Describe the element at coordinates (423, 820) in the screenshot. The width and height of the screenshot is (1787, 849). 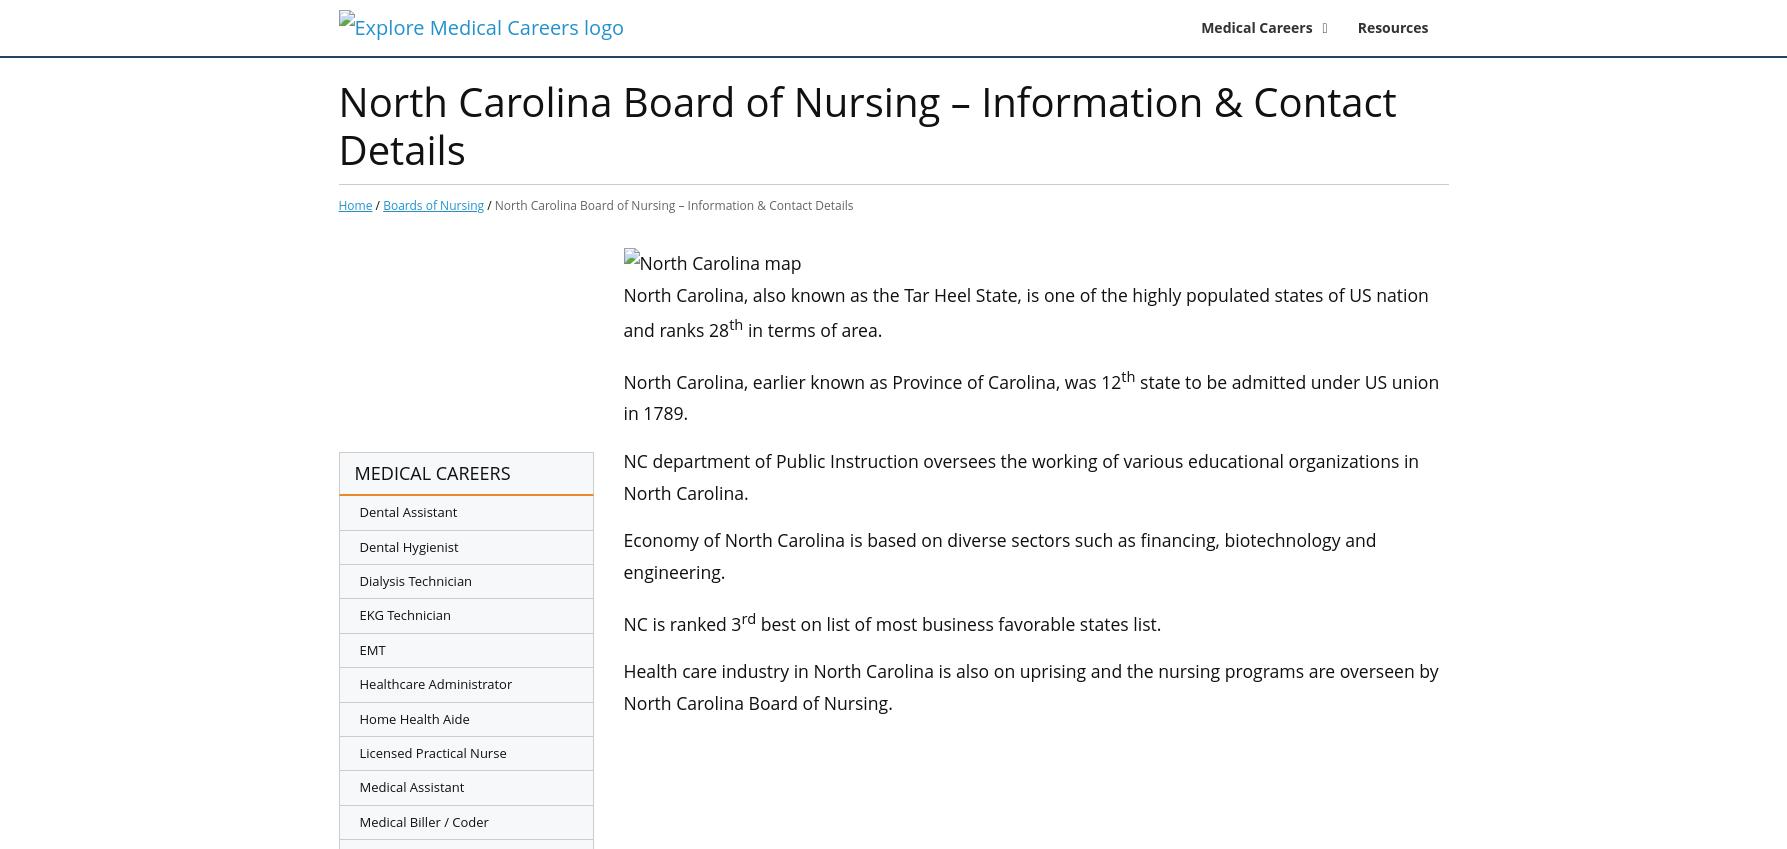
I see `'Medical Biller / Coder'` at that location.